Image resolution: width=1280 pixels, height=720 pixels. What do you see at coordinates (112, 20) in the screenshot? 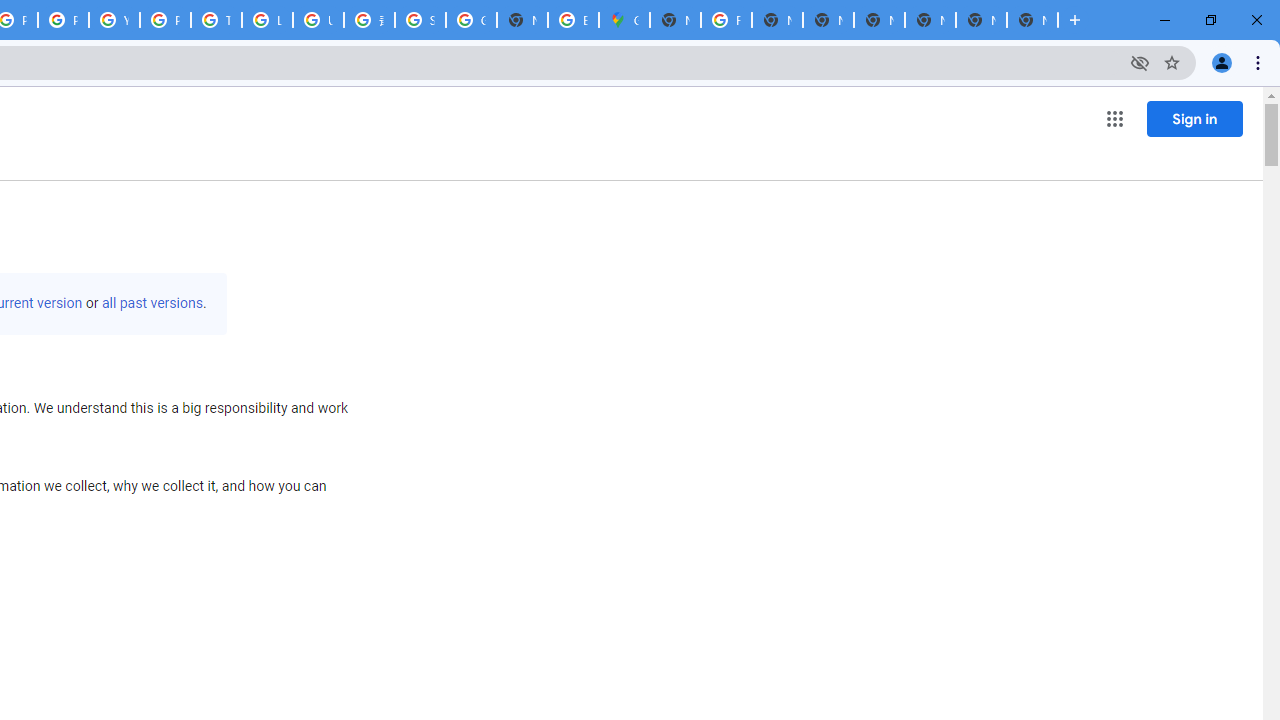
I see `'YouTube'` at bounding box center [112, 20].